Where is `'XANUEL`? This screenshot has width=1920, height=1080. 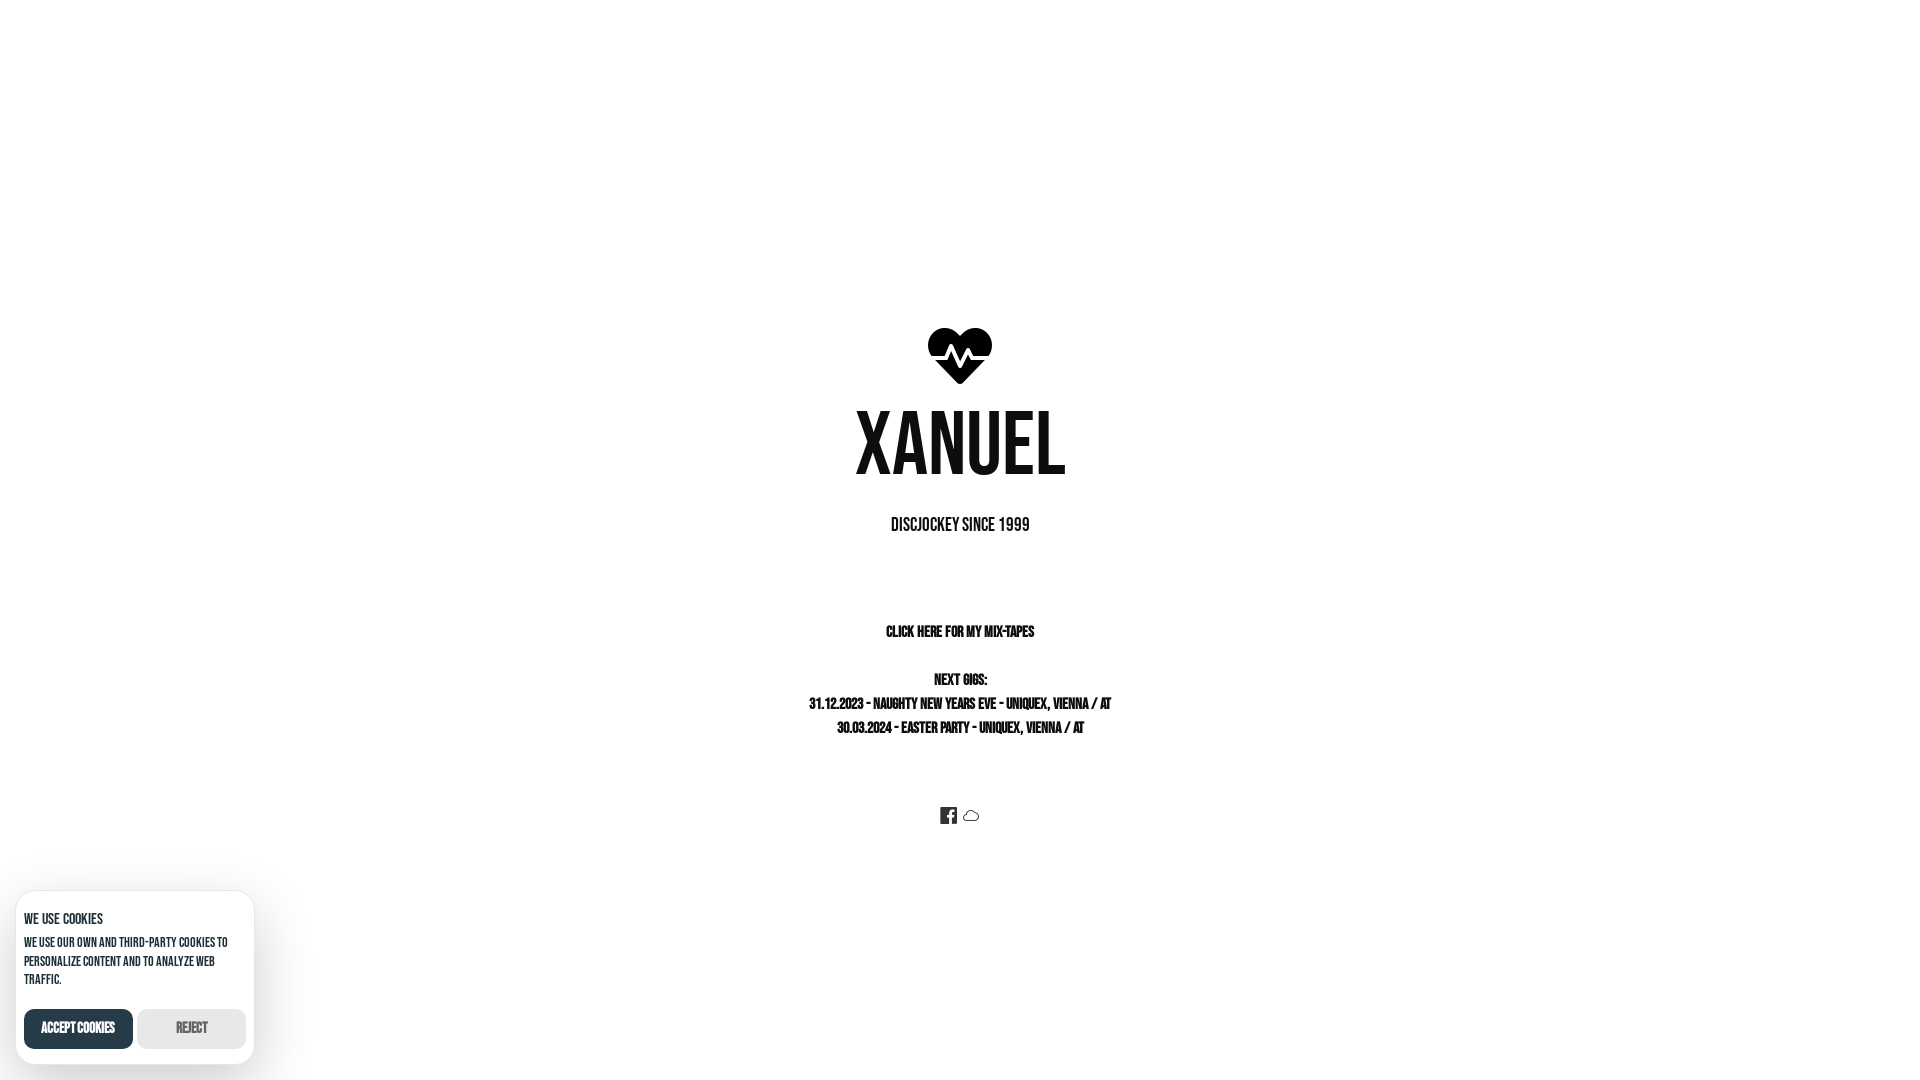
'XANUEL is located at coordinates (960, 454).